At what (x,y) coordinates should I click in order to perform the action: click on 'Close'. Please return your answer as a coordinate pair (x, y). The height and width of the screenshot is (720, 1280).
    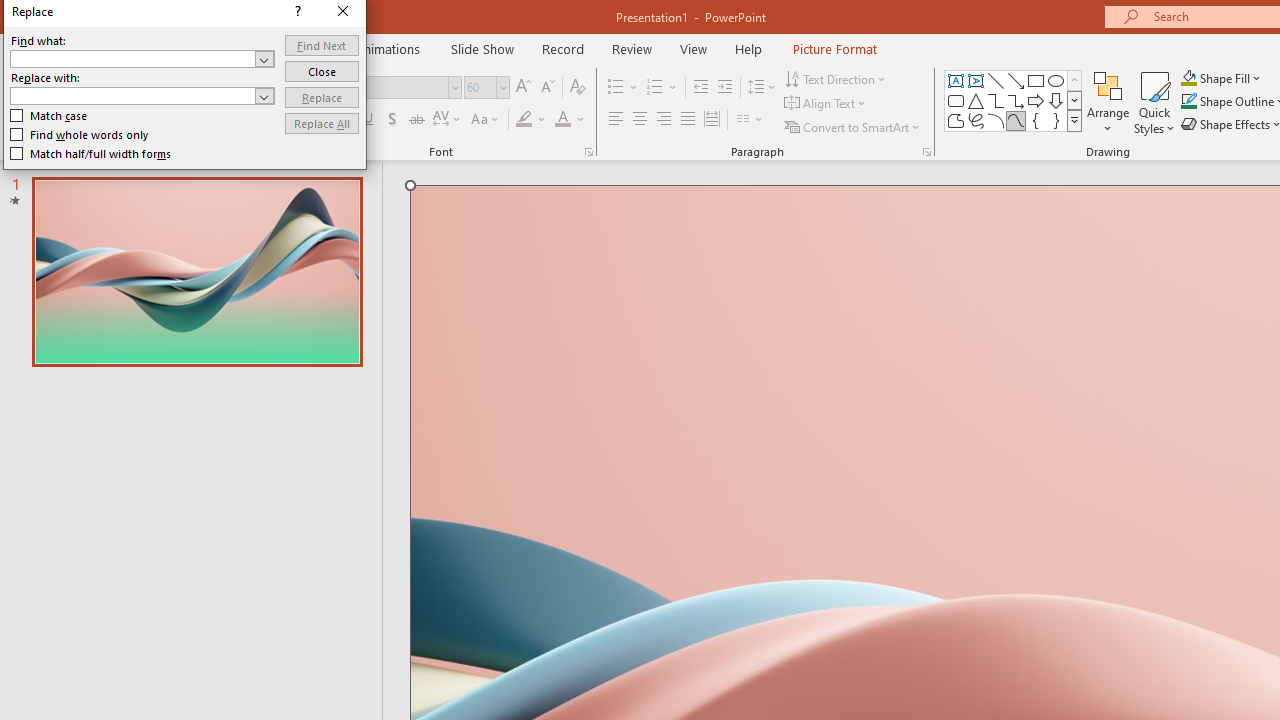
    Looking at the image, I should click on (321, 70).